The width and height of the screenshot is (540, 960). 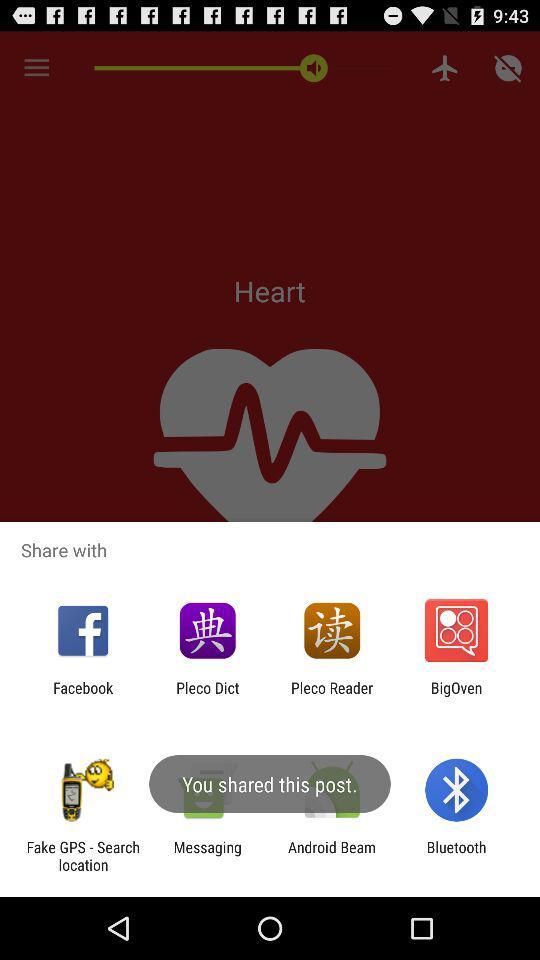 I want to click on the icon to the left of pleco reader item, so click(x=206, y=696).